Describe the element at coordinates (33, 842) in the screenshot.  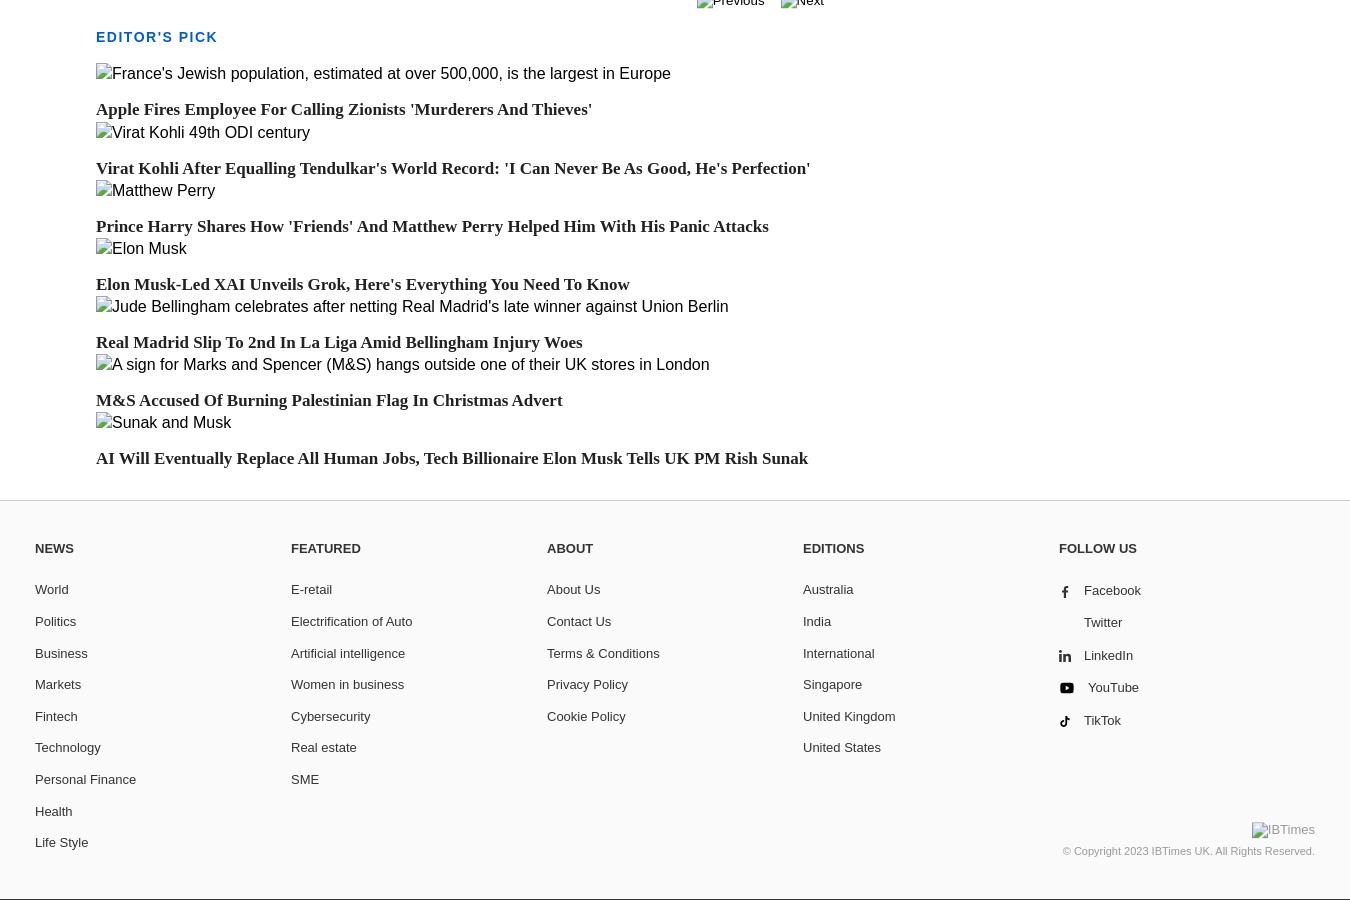
I see `'Life Style'` at that location.